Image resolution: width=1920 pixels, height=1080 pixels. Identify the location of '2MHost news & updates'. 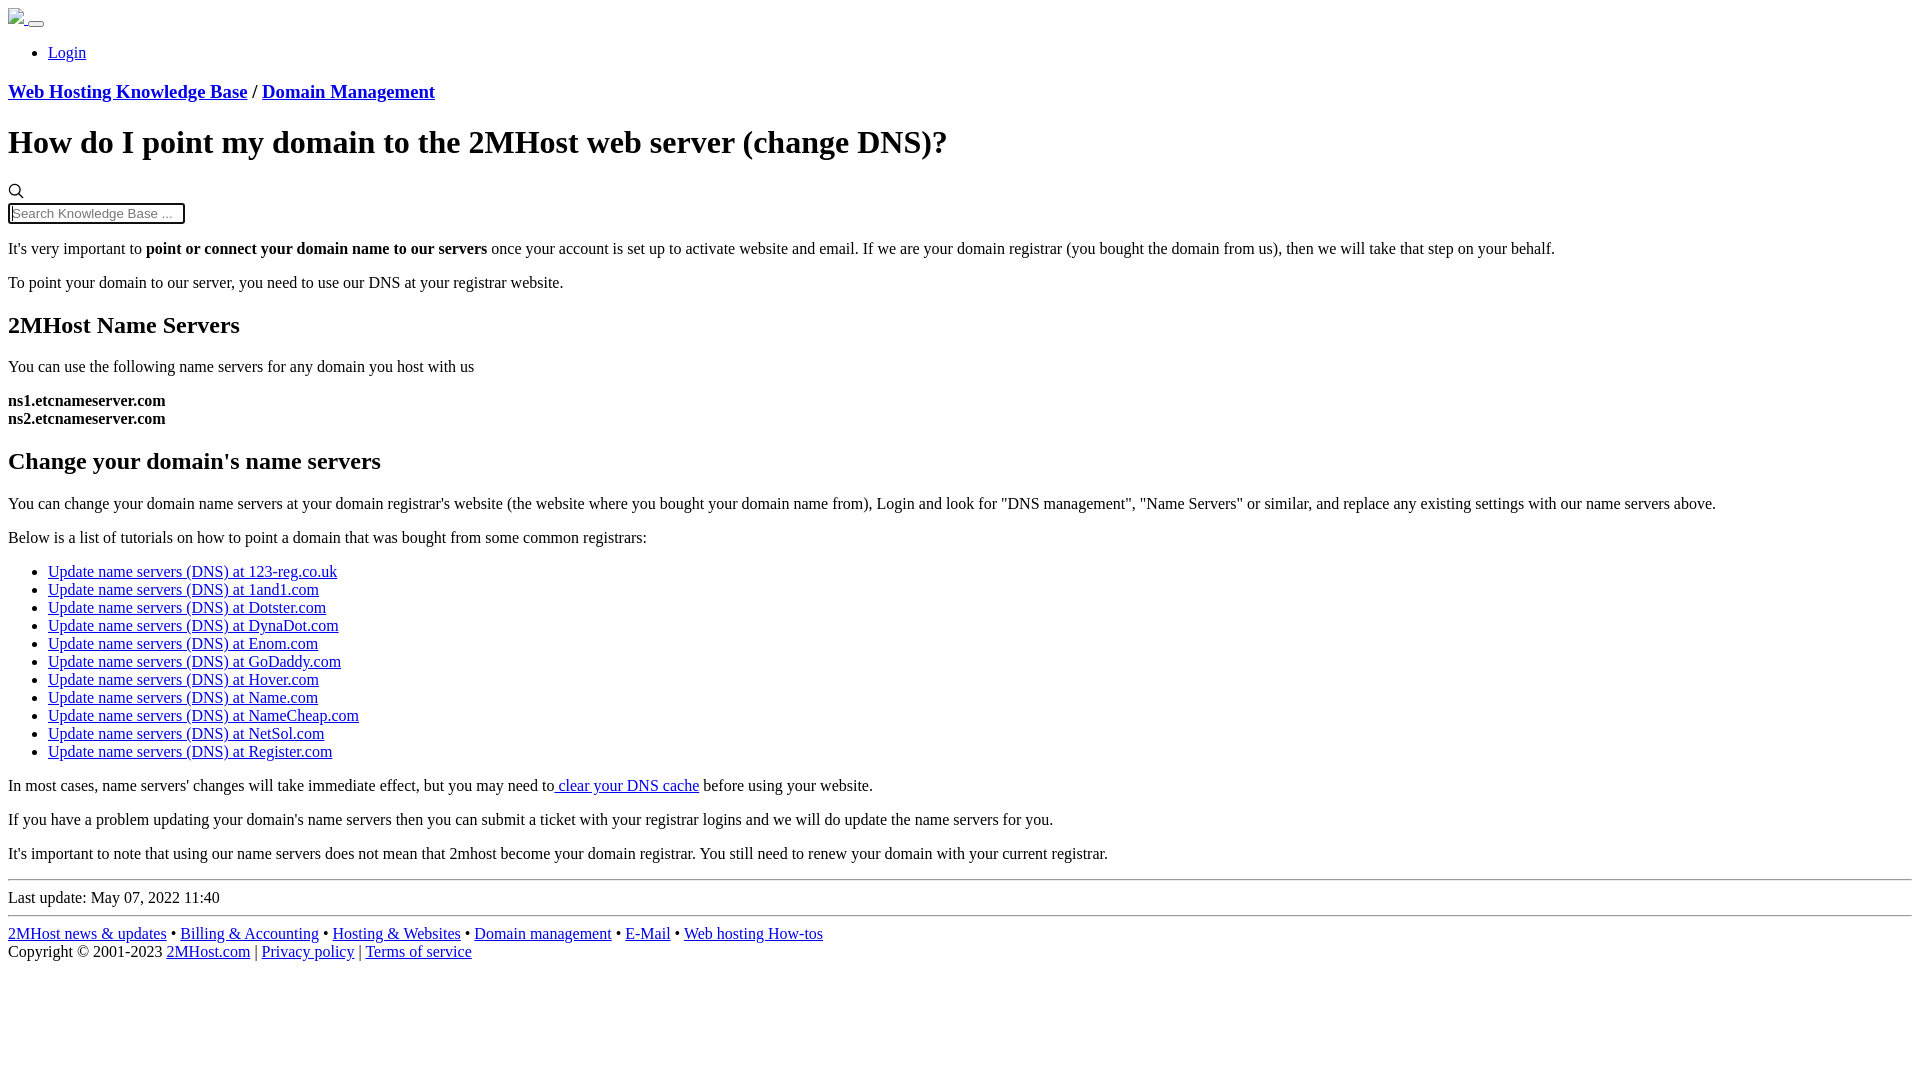
(86, 933).